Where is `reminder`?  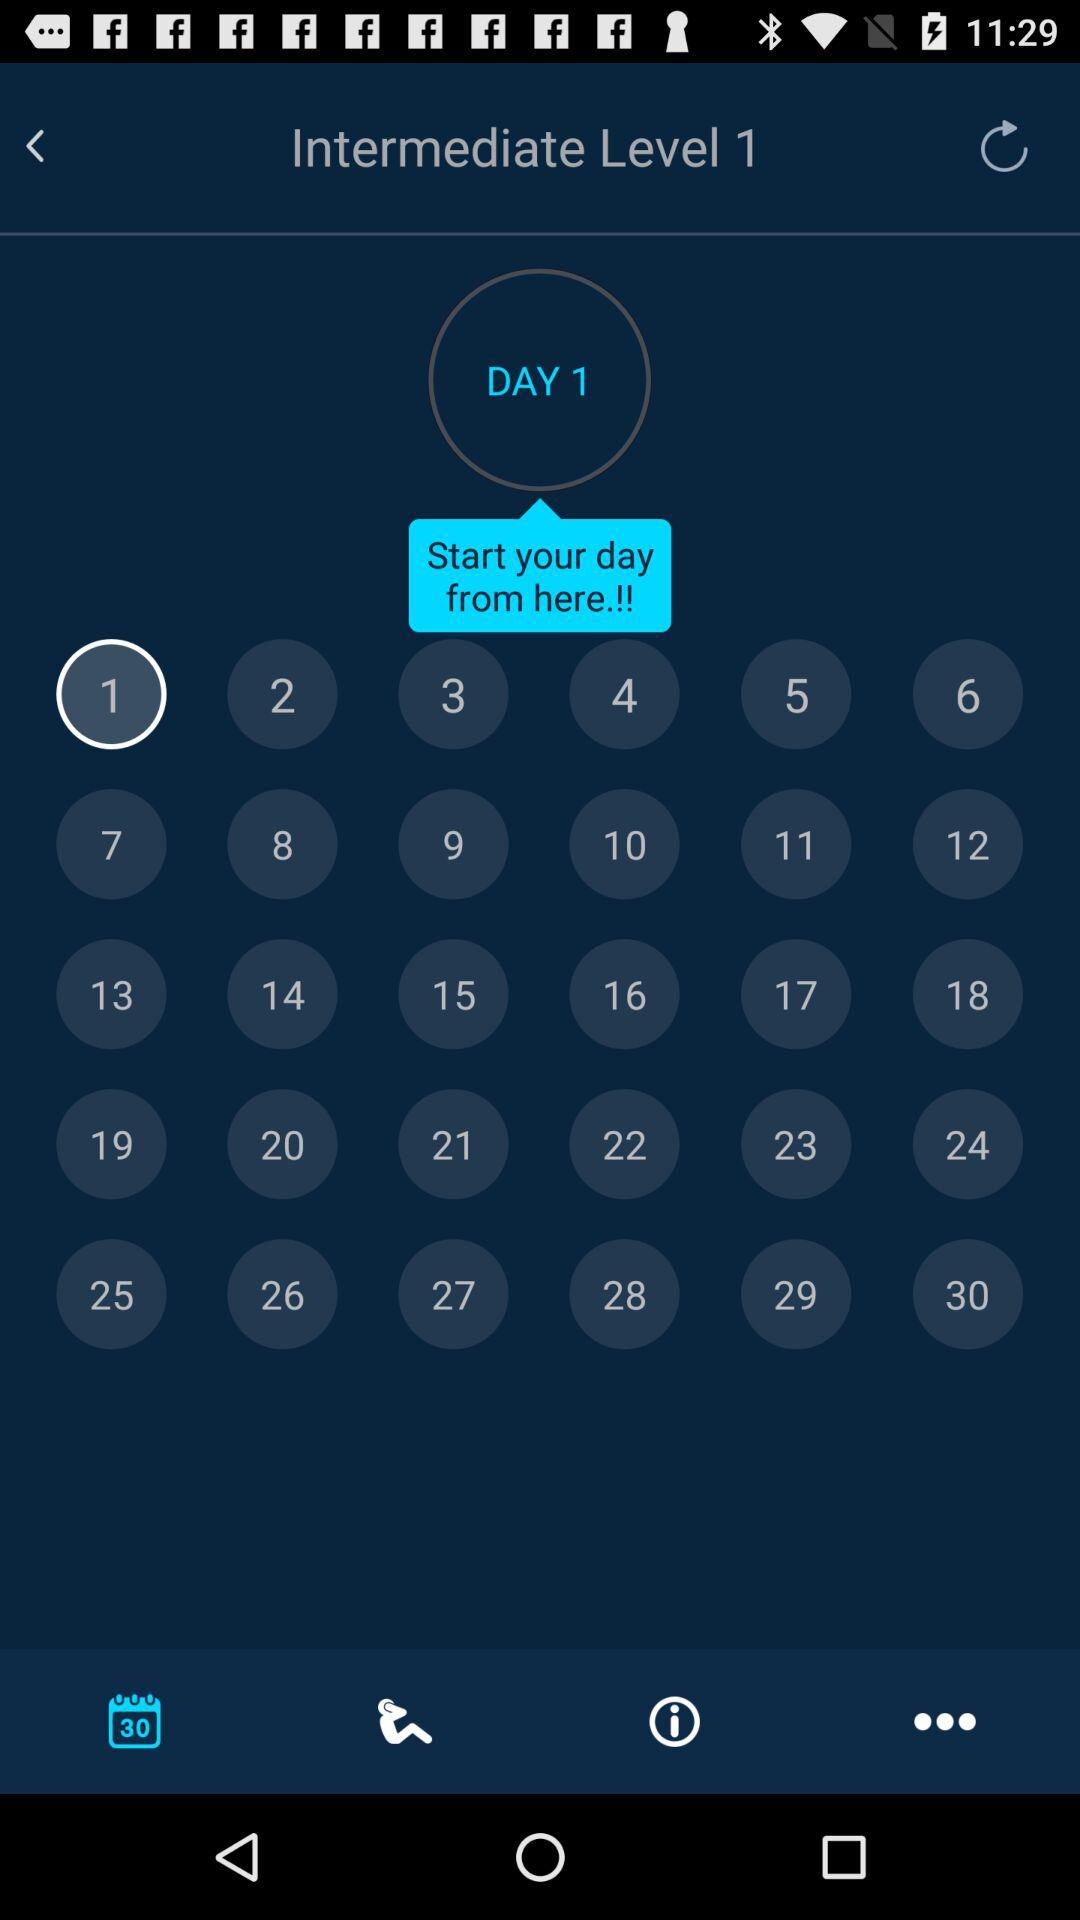 reminder is located at coordinates (966, 844).